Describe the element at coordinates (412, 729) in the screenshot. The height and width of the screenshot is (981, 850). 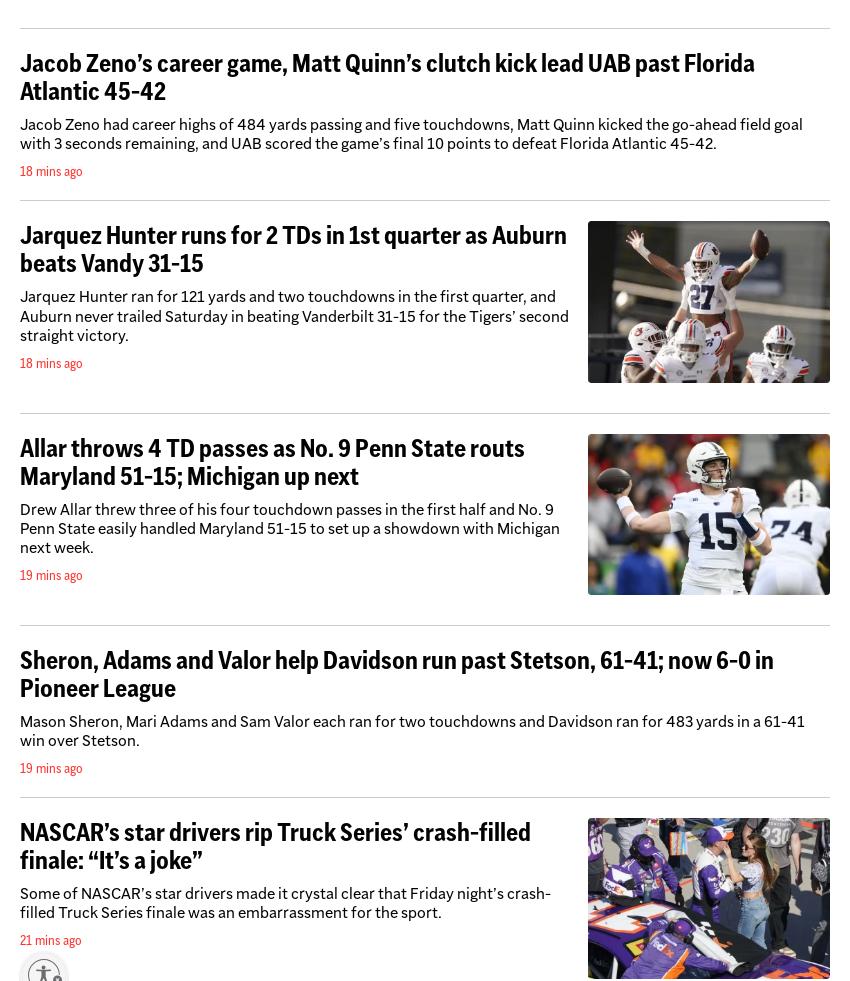
I see `'Mason Sheron, Mari Adams and Sam Valor each ran for two touchdowns and Davidson ran for 483 yards in a 61-41 win over Stetson.'` at that location.